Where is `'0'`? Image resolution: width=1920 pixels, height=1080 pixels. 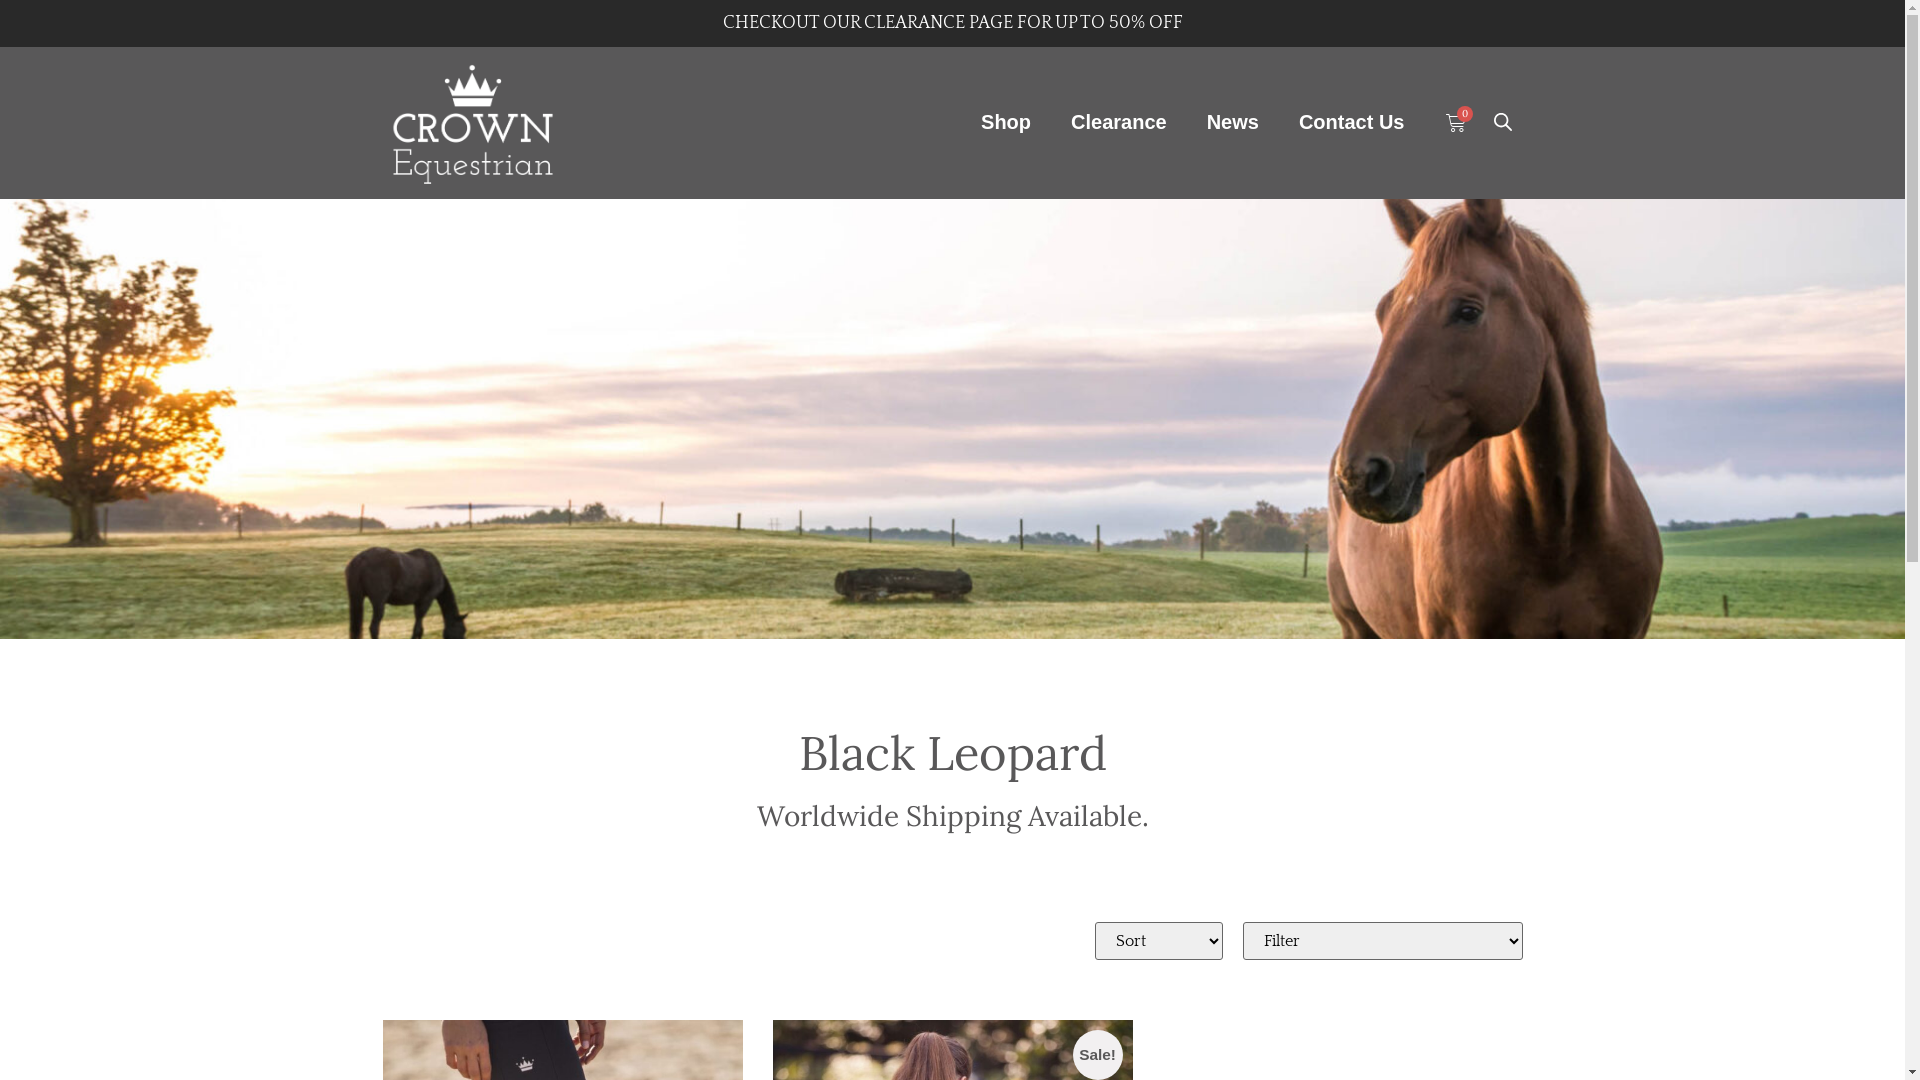 '0' is located at coordinates (1444, 123).